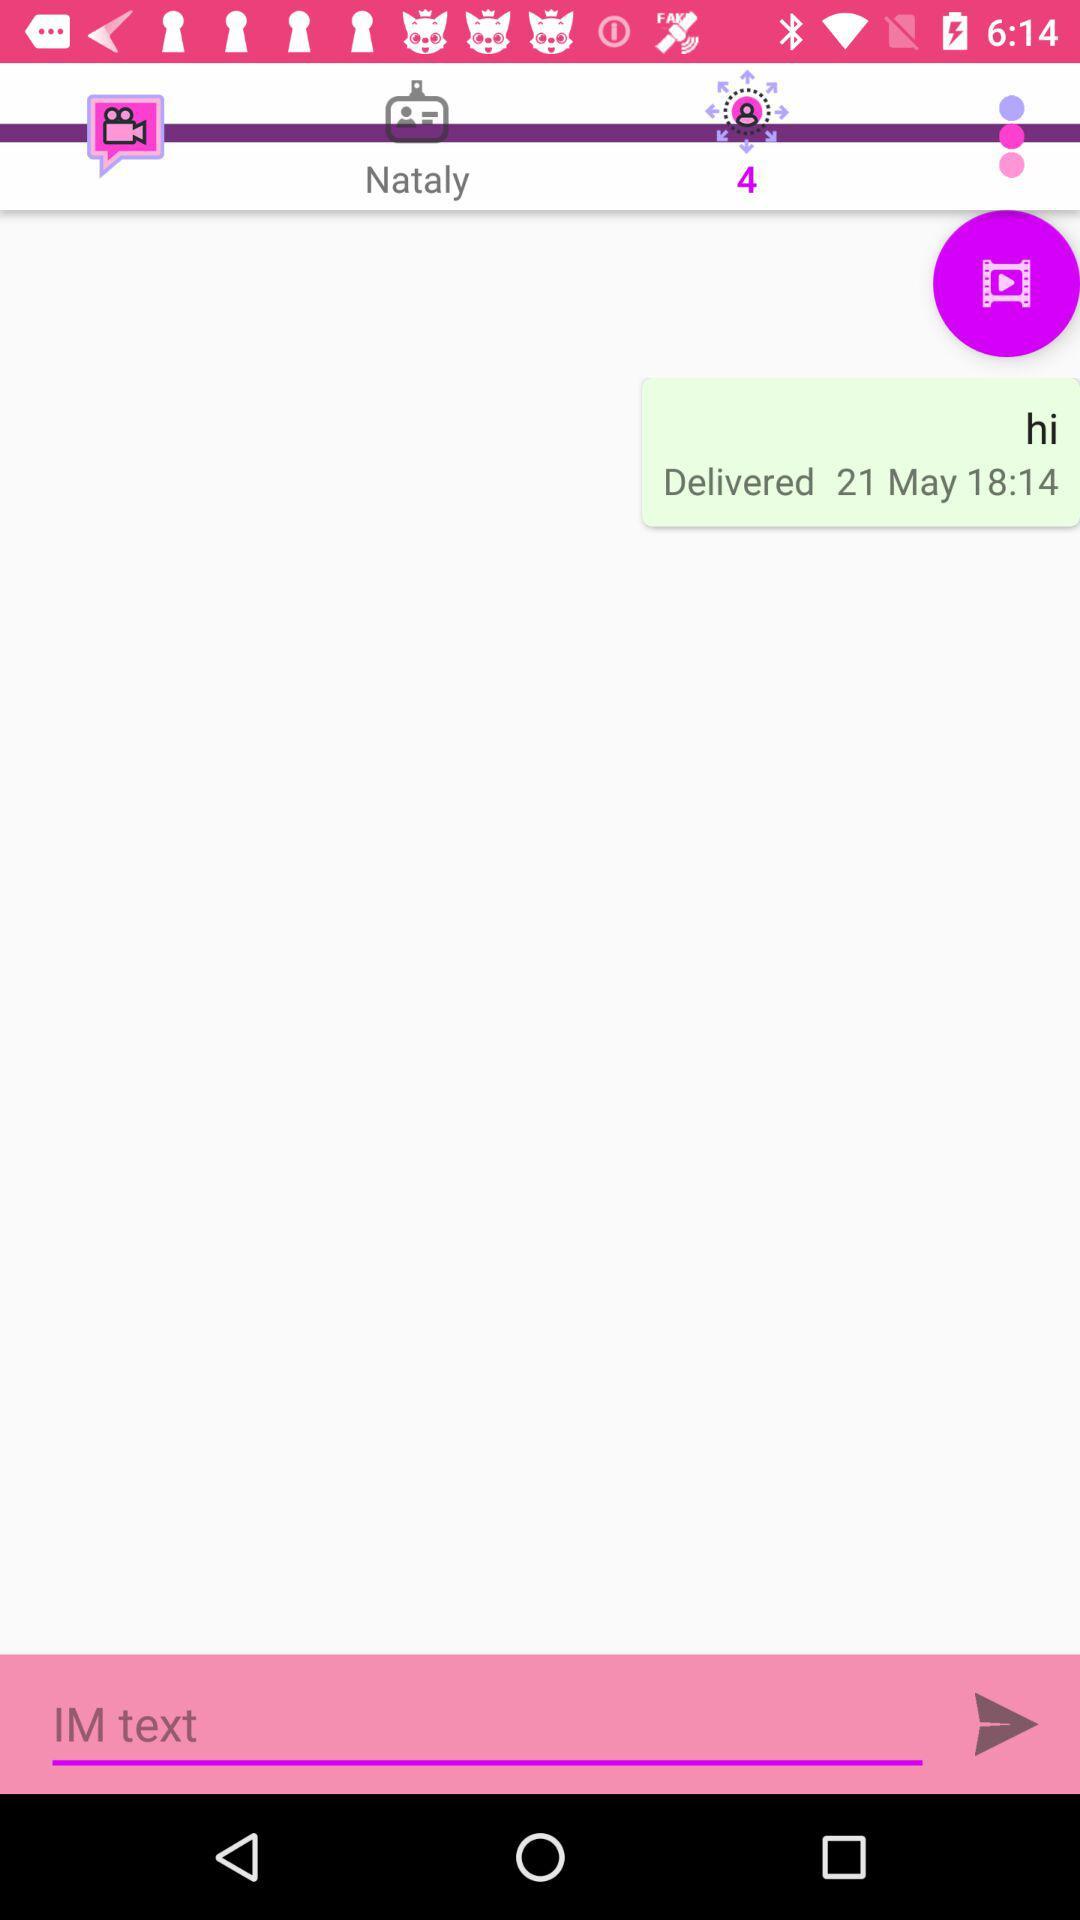 This screenshot has height=1920, width=1080. Describe the element at coordinates (1006, 1723) in the screenshot. I see `text` at that location.